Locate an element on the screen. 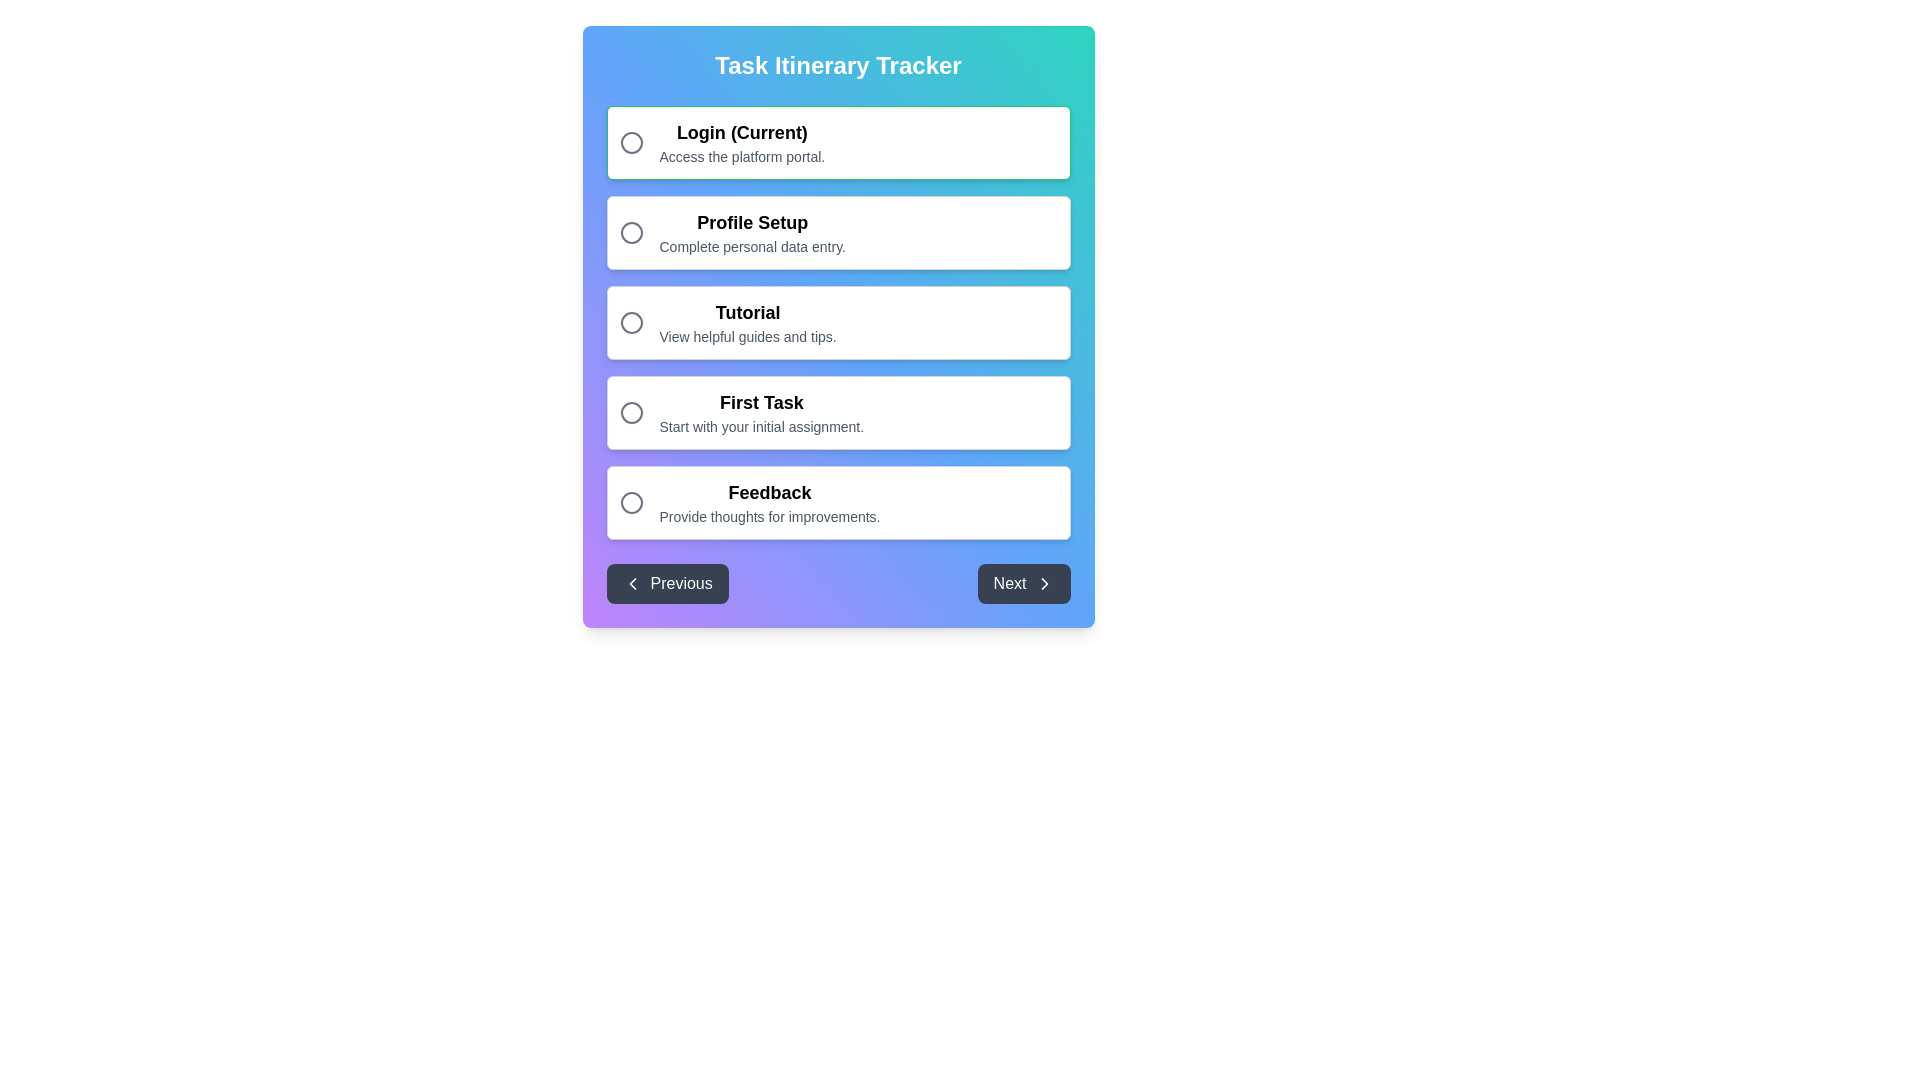 This screenshot has width=1920, height=1080. the circular icon with a gray outline located to the left of the text 'Profile Setup' in the second task card is located at coordinates (630, 231).